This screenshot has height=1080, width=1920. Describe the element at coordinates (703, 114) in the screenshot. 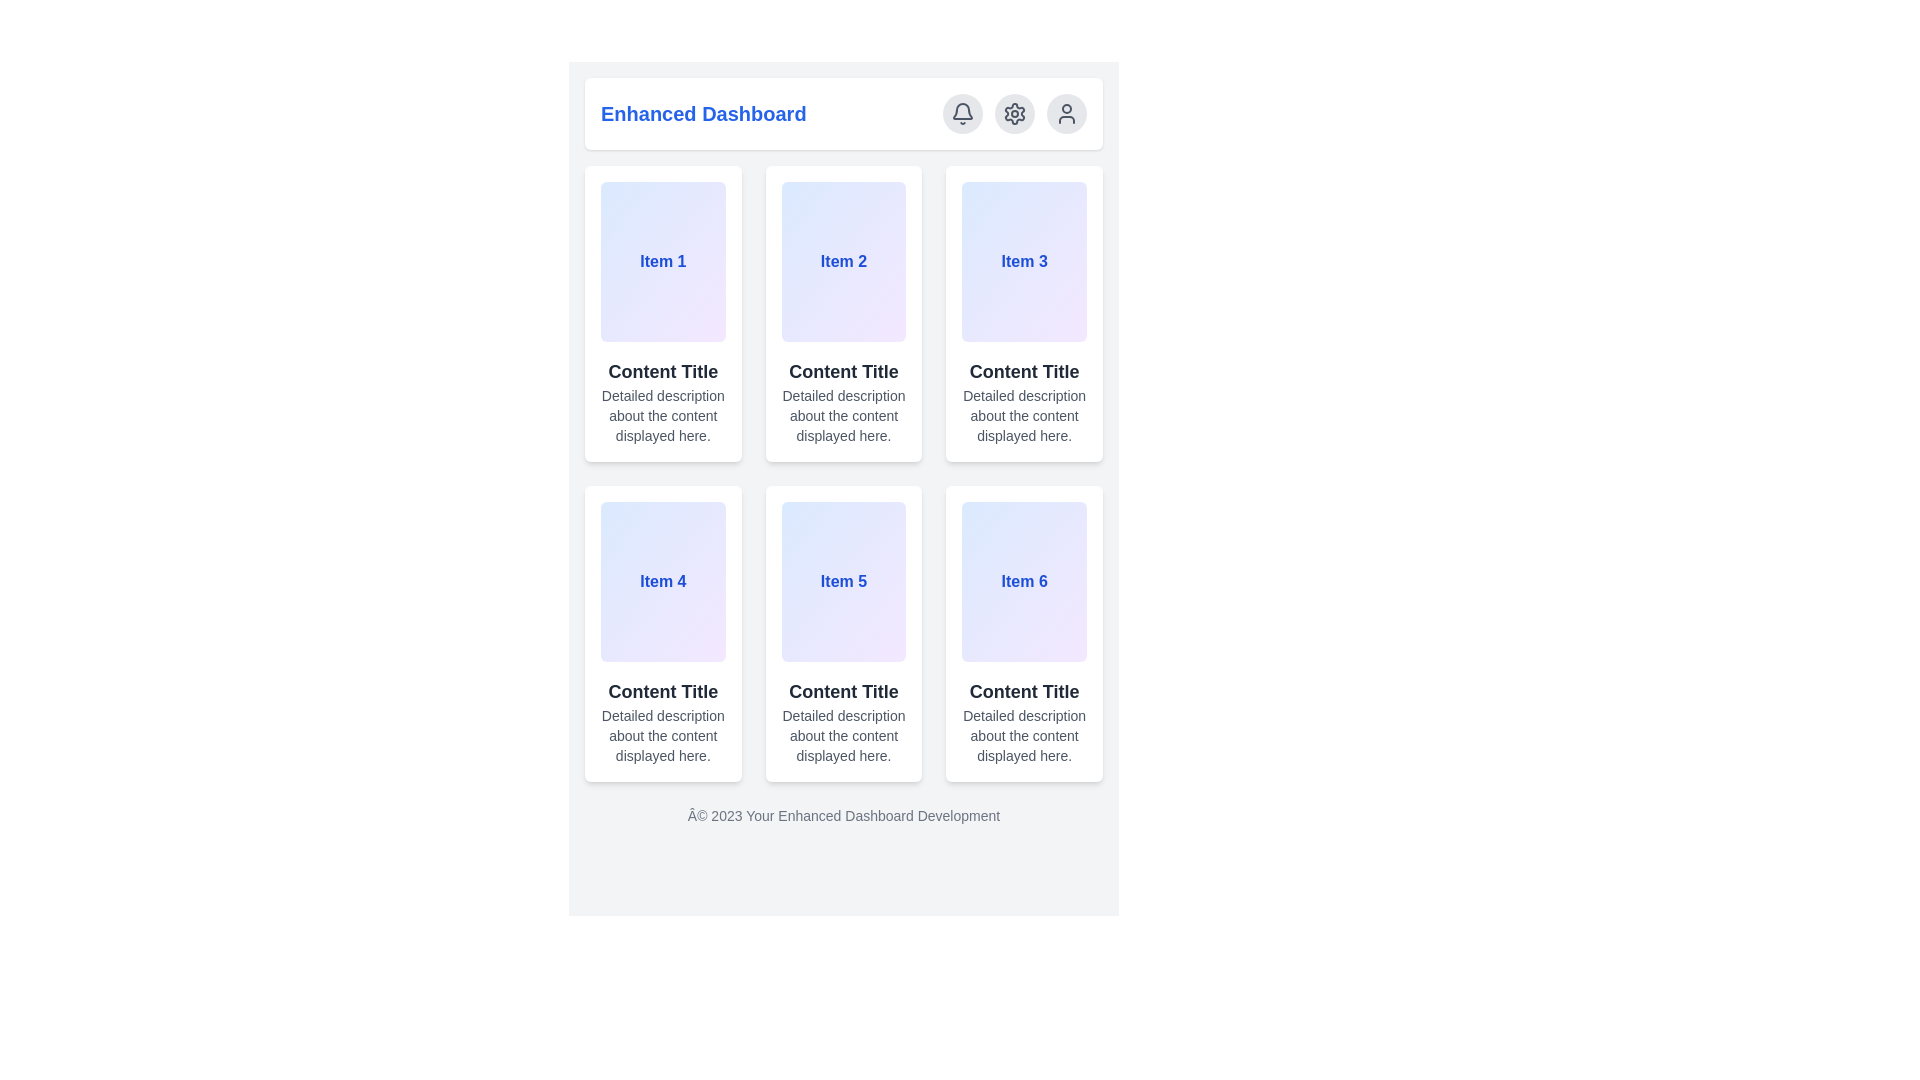

I see `the static text element displaying the title 'Enhanced Dashboard', which is styled in bold blue font and is located at the top-left section of the application layout` at that location.